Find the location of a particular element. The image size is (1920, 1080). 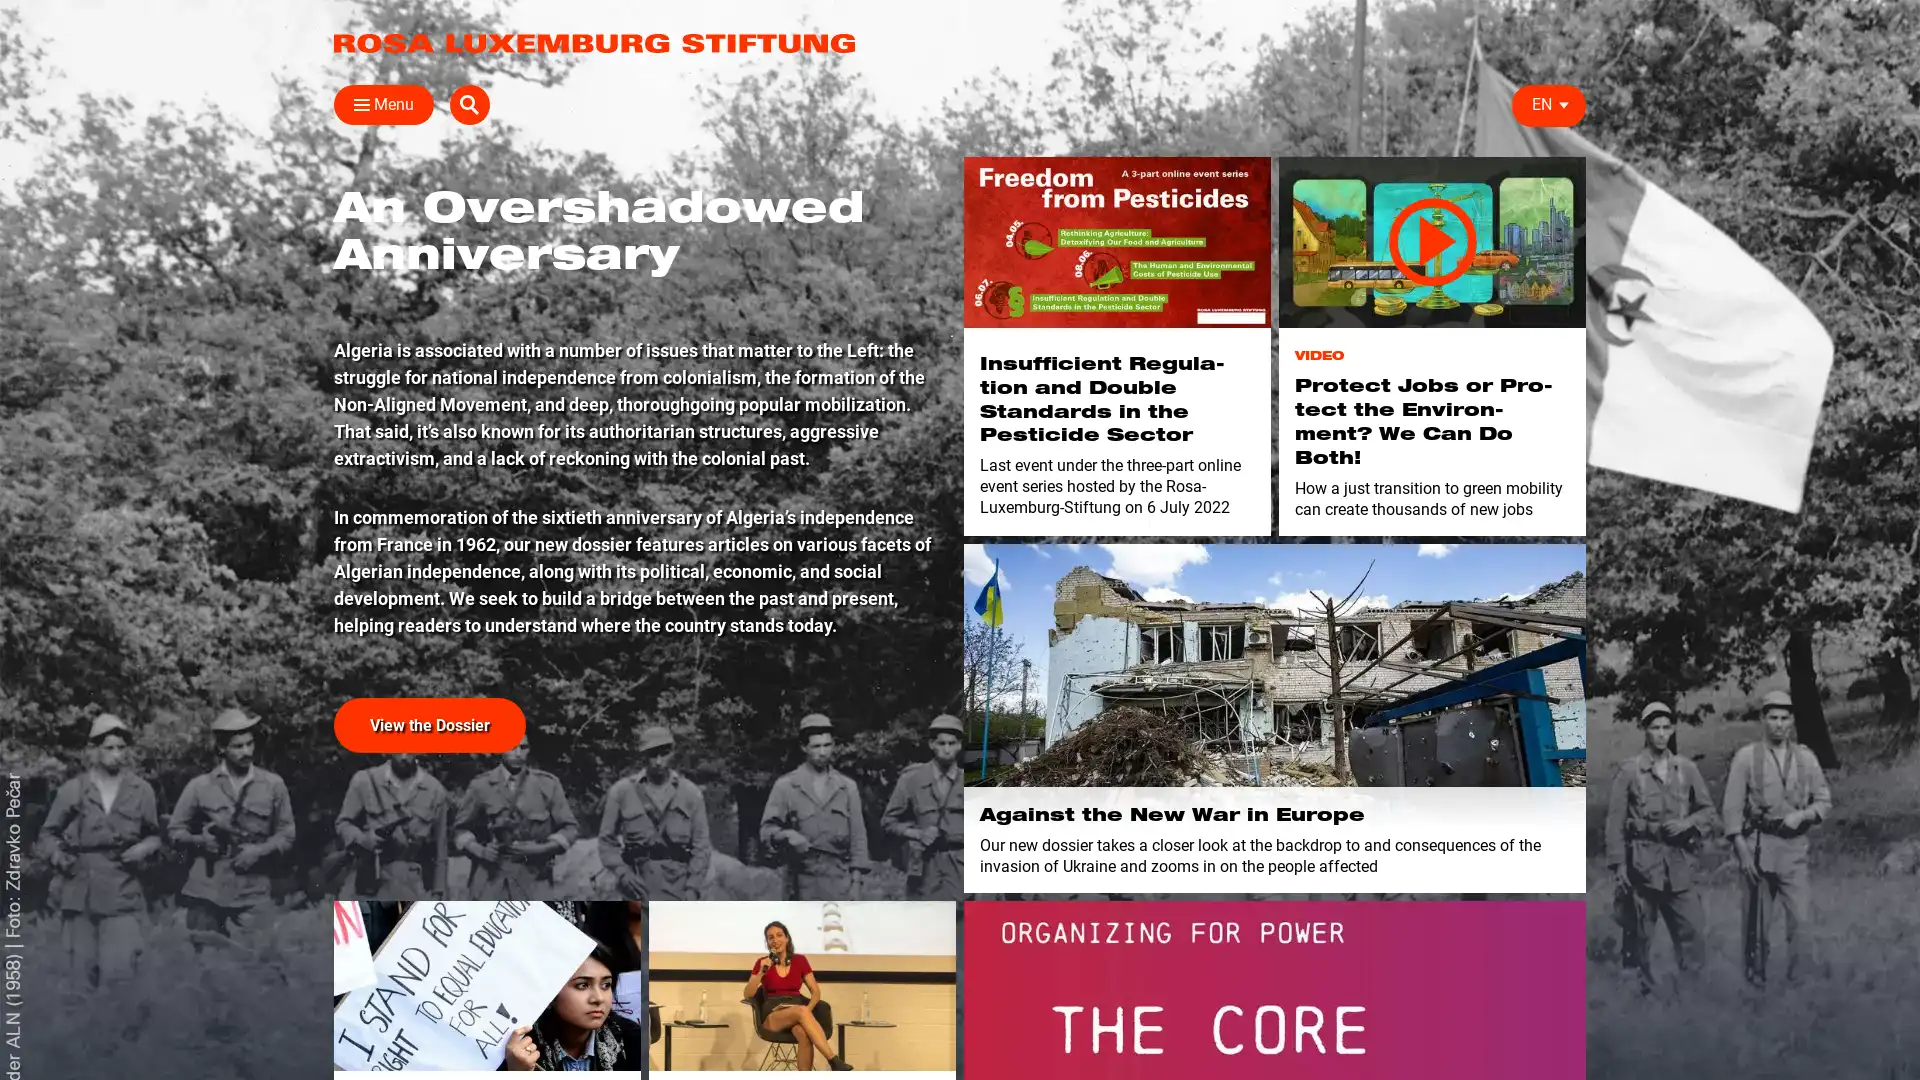

Show more / less is located at coordinates (637, 394).